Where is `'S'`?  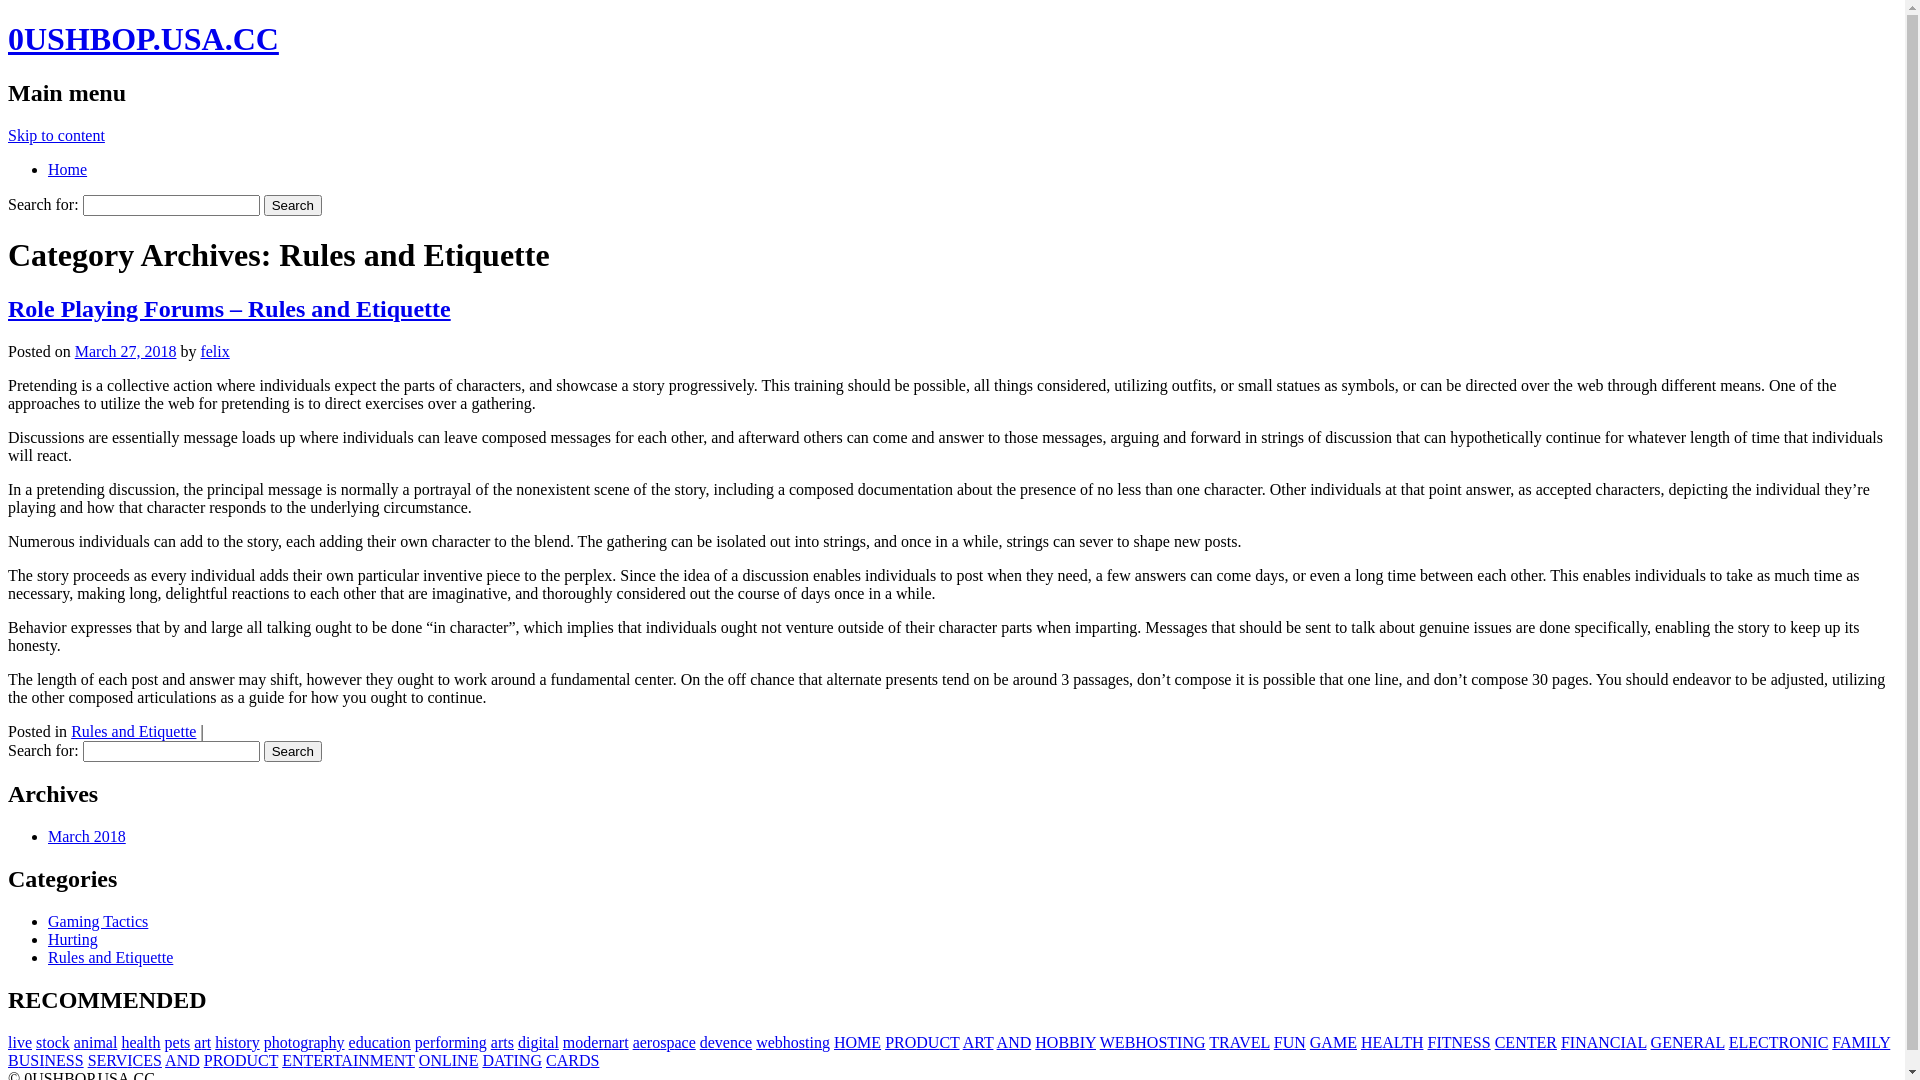
'S' is located at coordinates (79, 1059).